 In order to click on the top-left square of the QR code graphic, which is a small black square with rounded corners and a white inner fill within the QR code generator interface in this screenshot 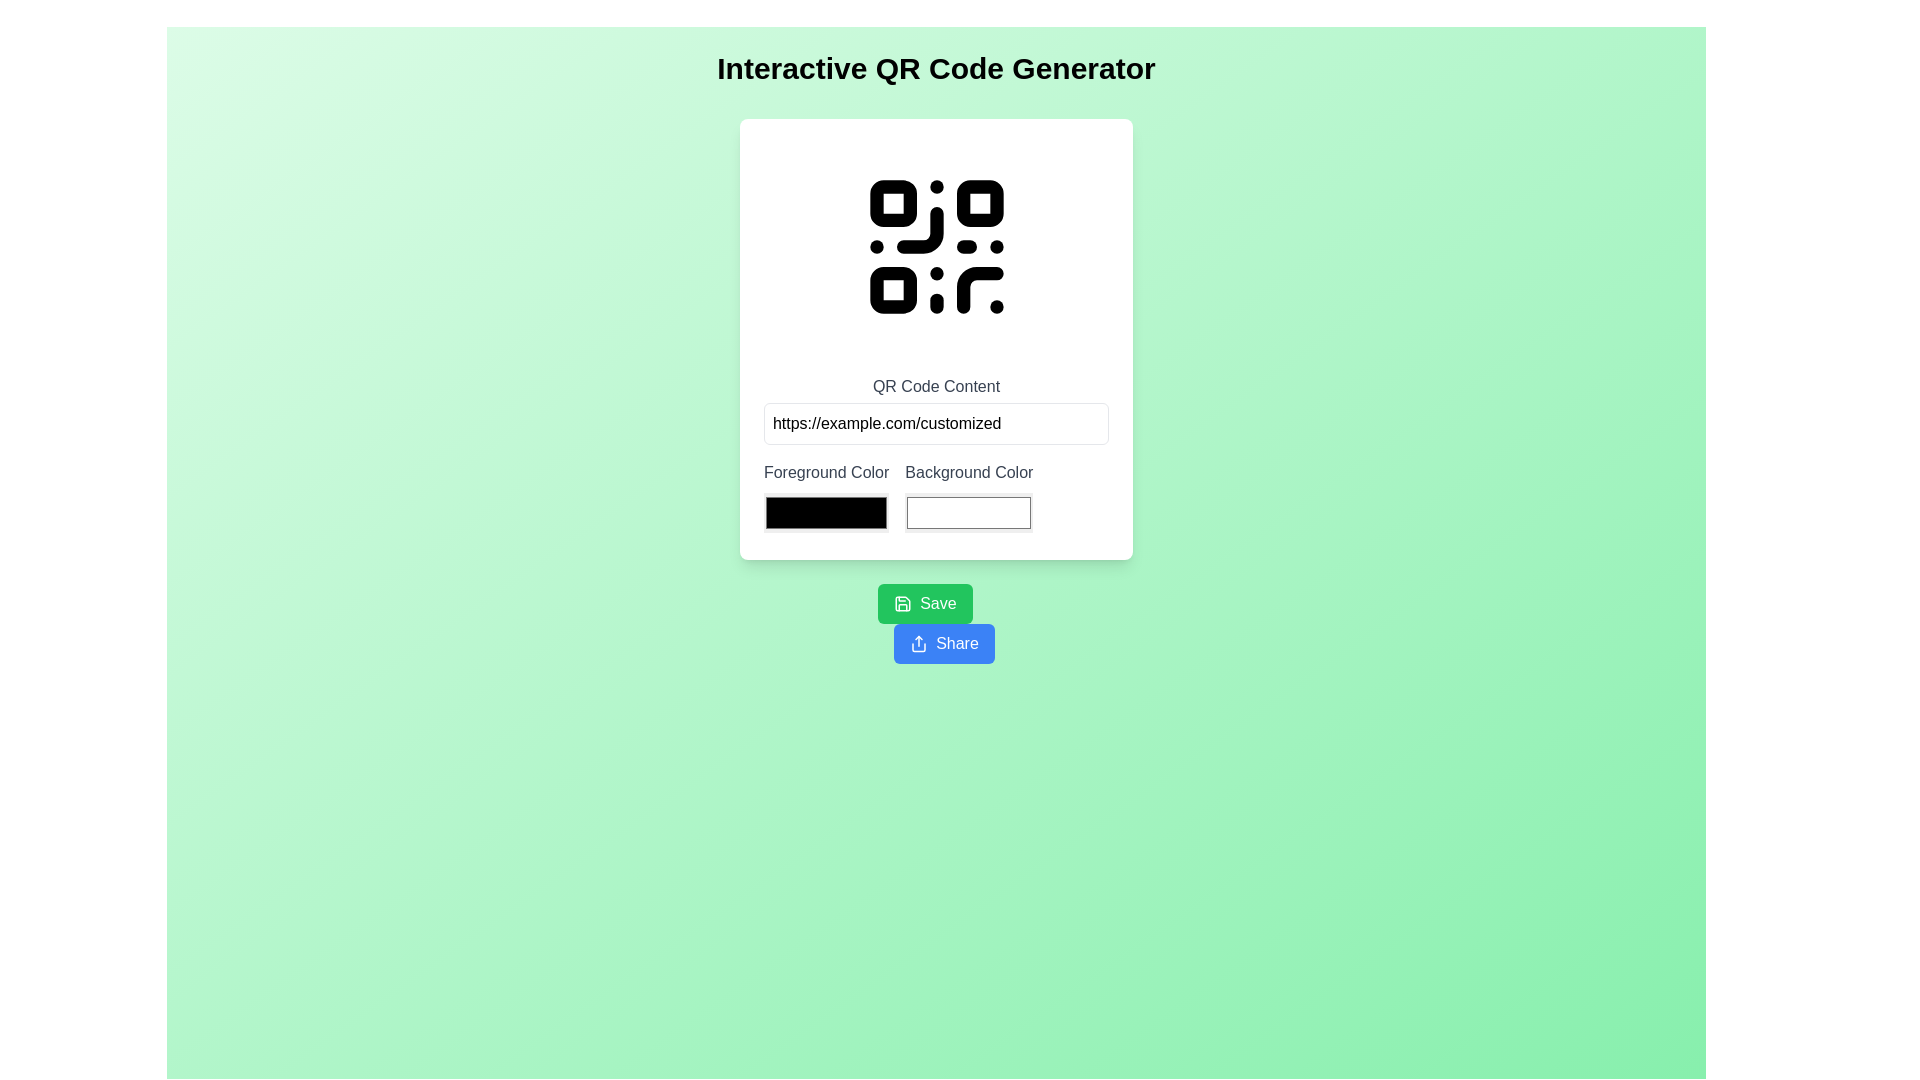, I will do `click(892, 203)`.